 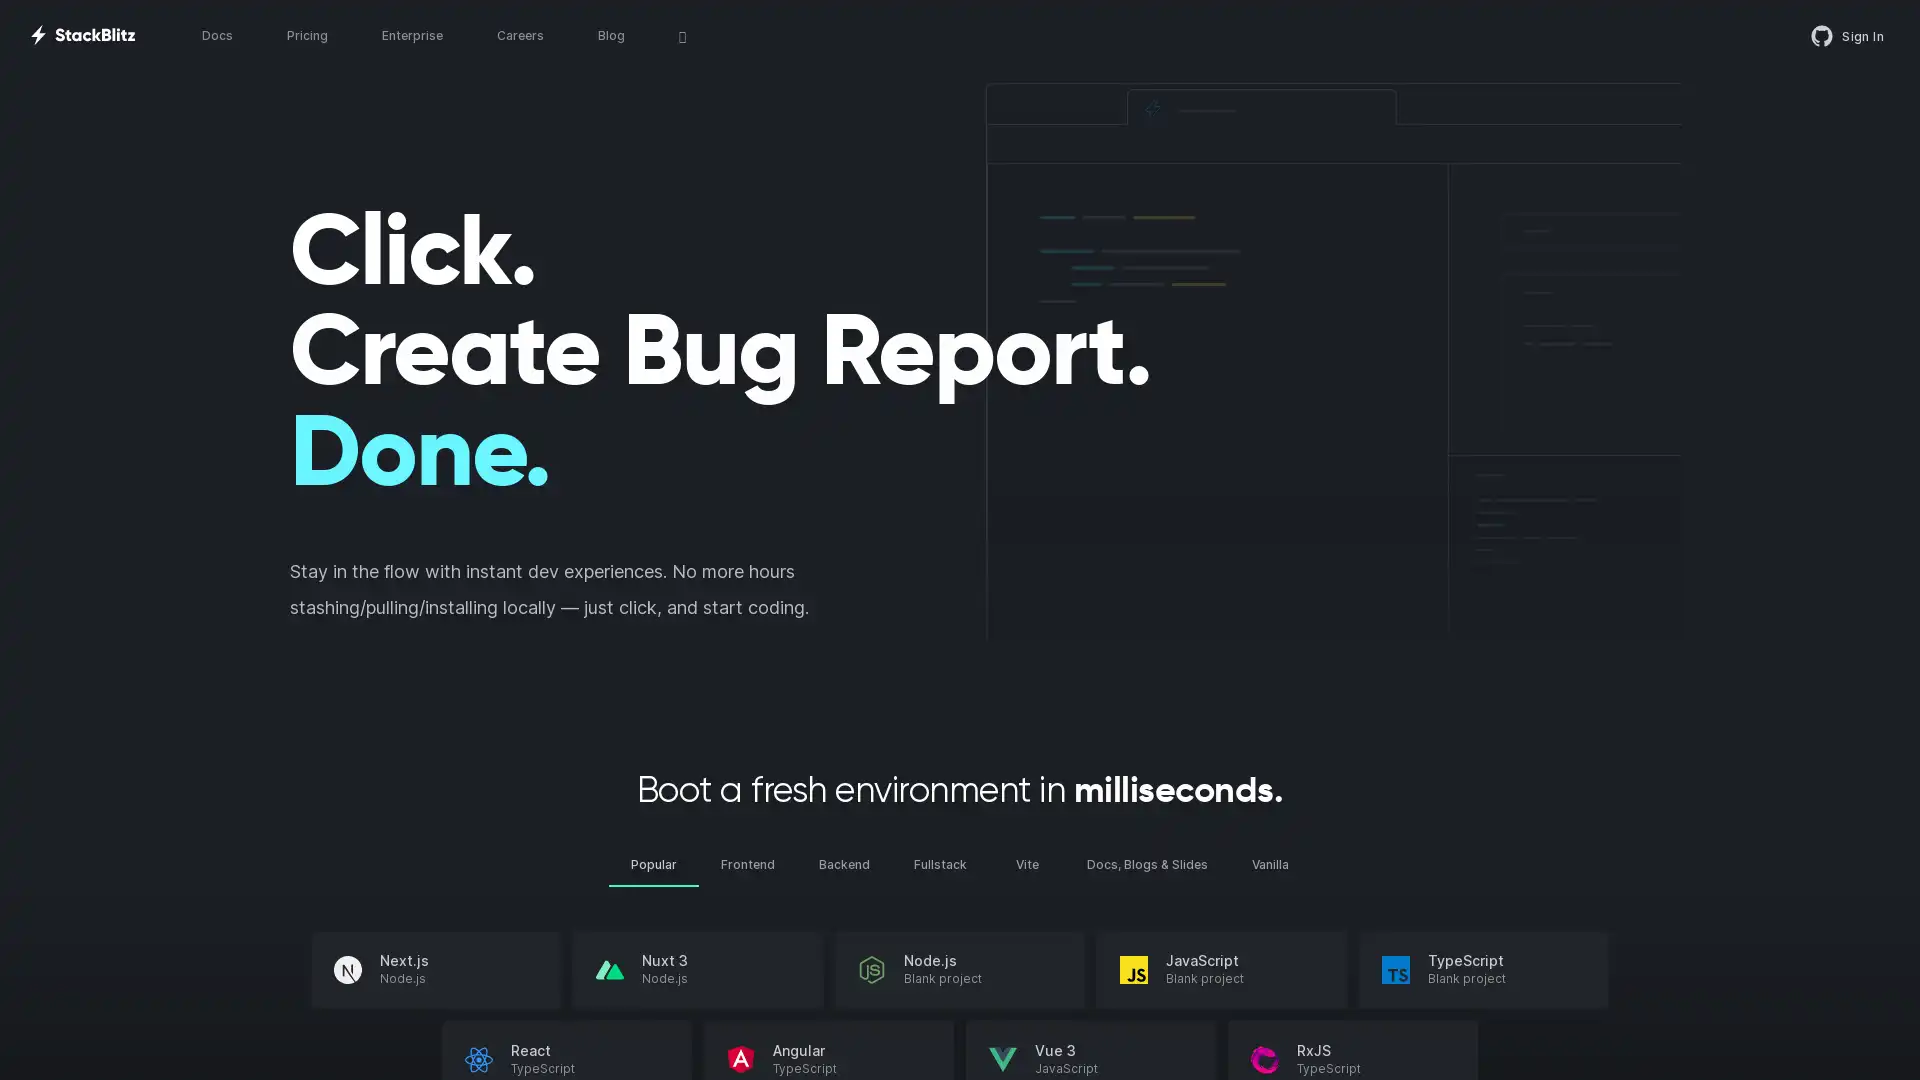 What do you see at coordinates (1847, 35) in the screenshot?
I see `Sign In` at bounding box center [1847, 35].